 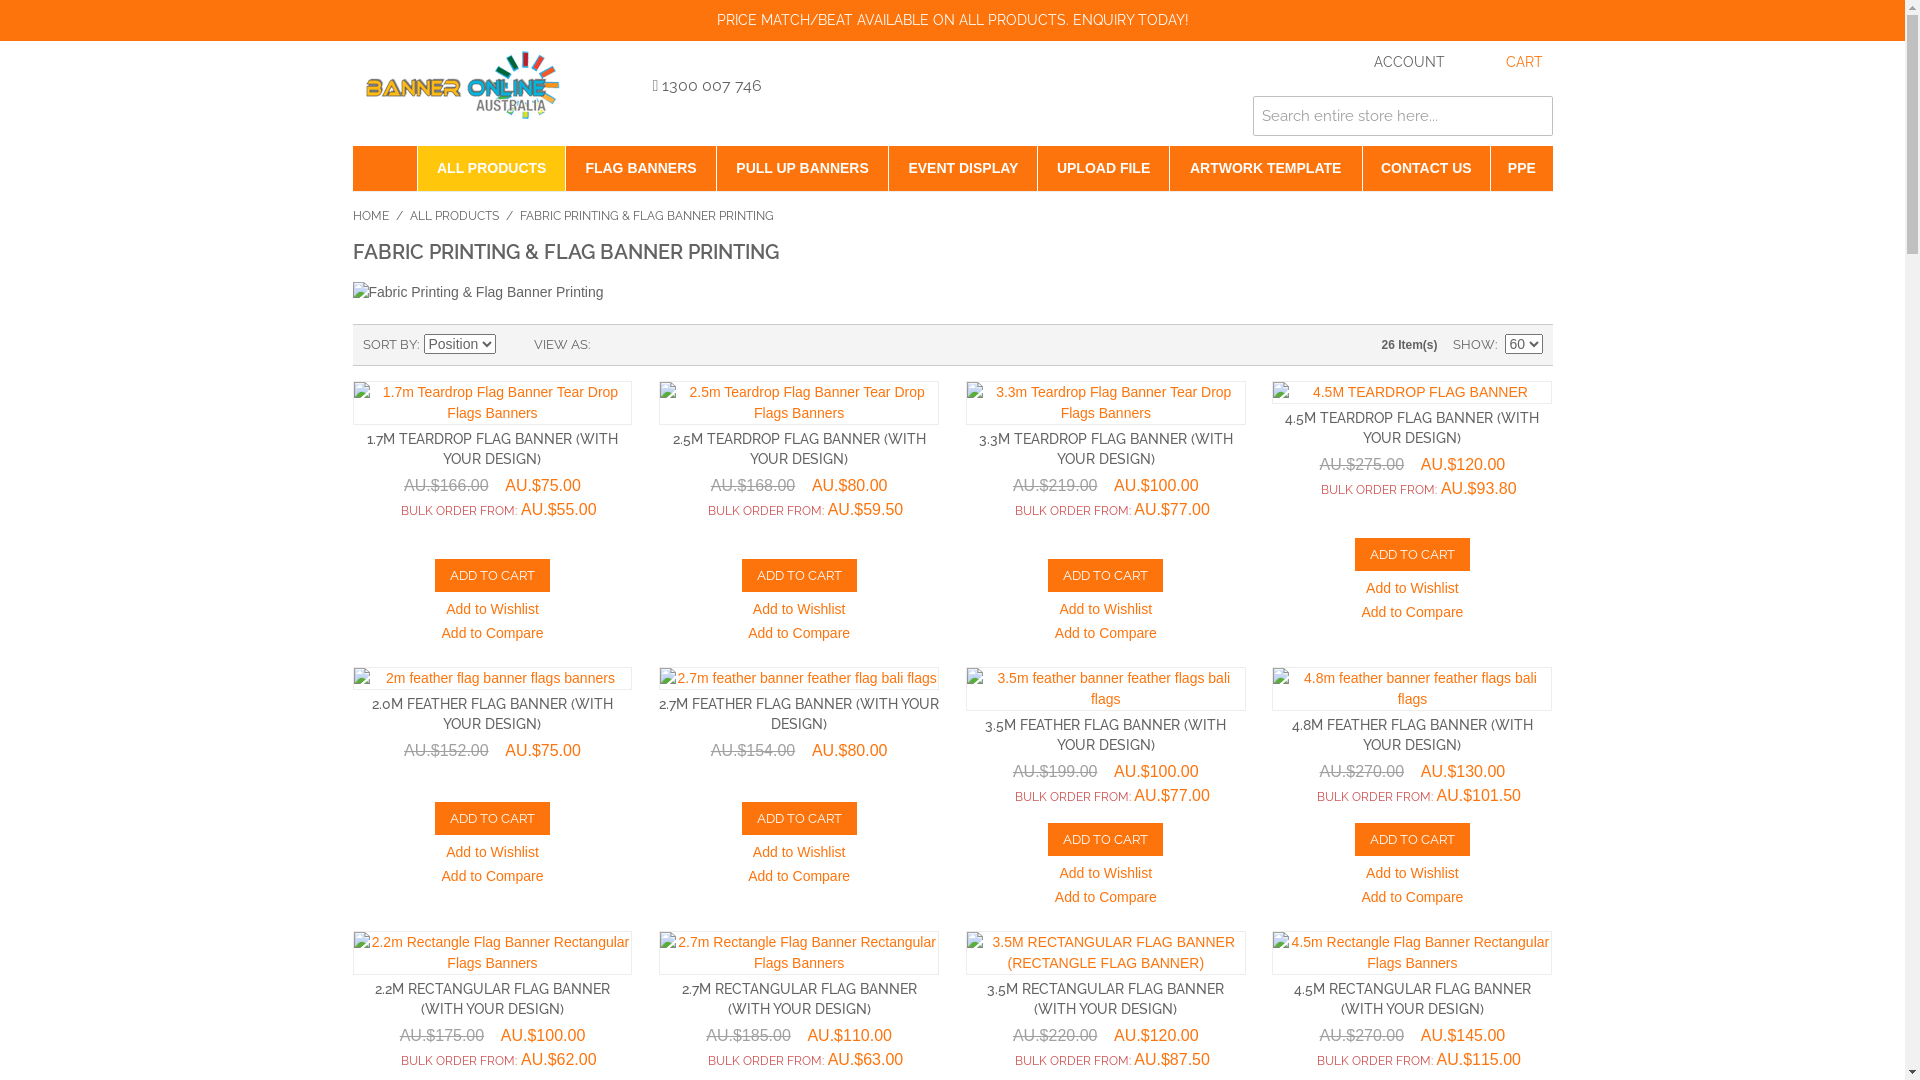 What do you see at coordinates (1046, 839) in the screenshot?
I see `'ADD TO CART'` at bounding box center [1046, 839].